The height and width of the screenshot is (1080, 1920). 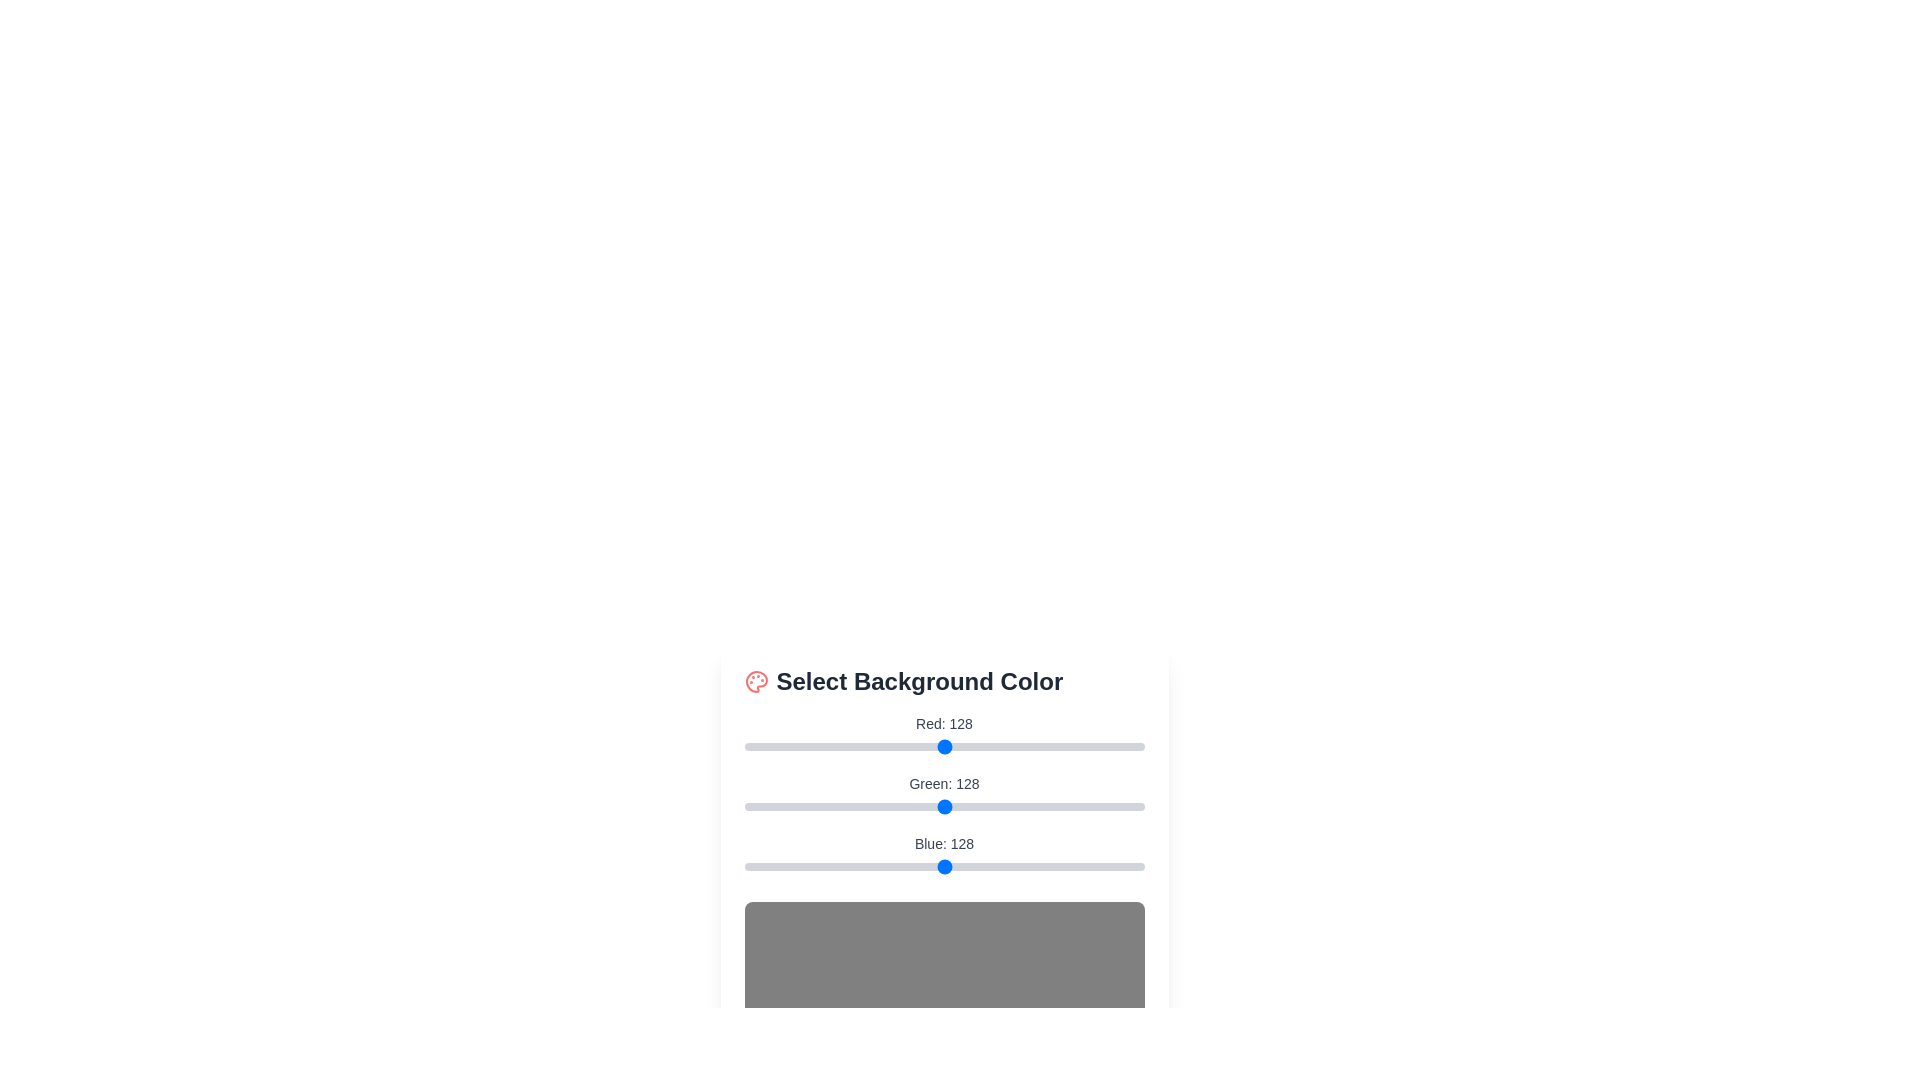 What do you see at coordinates (1099, 866) in the screenshot?
I see `the blue color slider to 227 by dragging the slider` at bounding box center [1099, 866].